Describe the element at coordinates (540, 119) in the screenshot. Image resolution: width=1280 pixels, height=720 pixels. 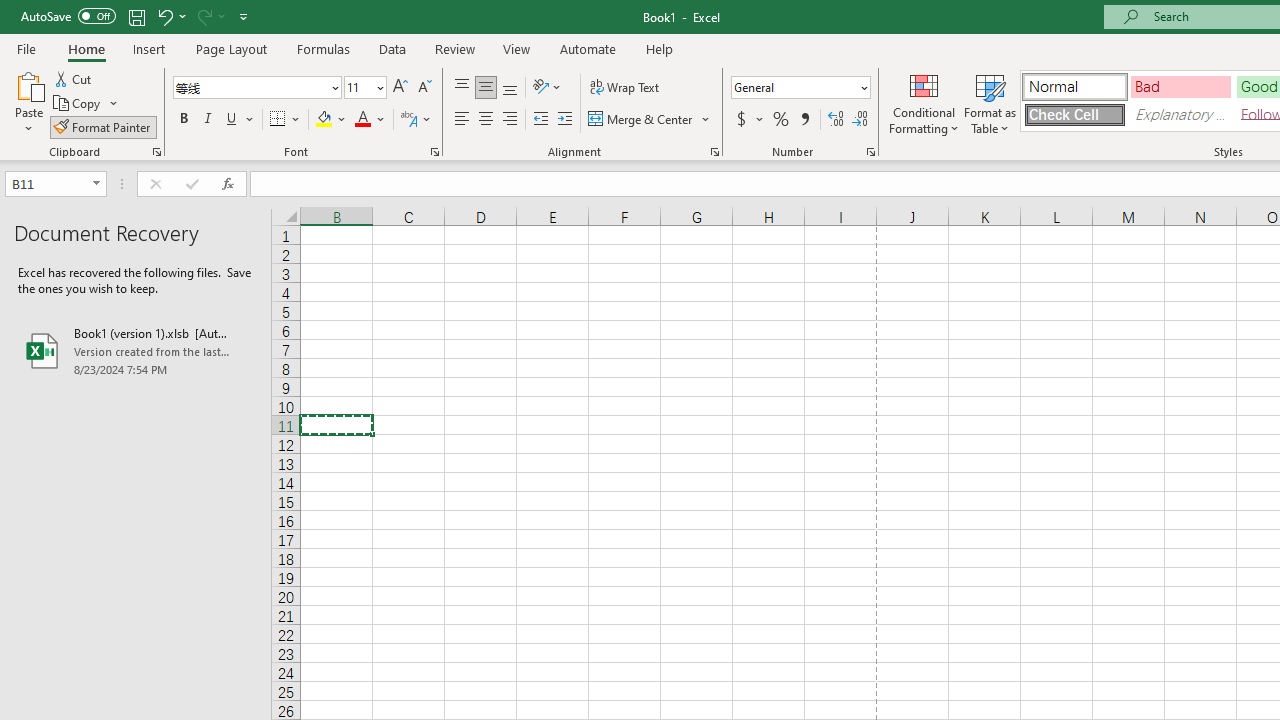
I see `'Decrease Indent'` at that location.